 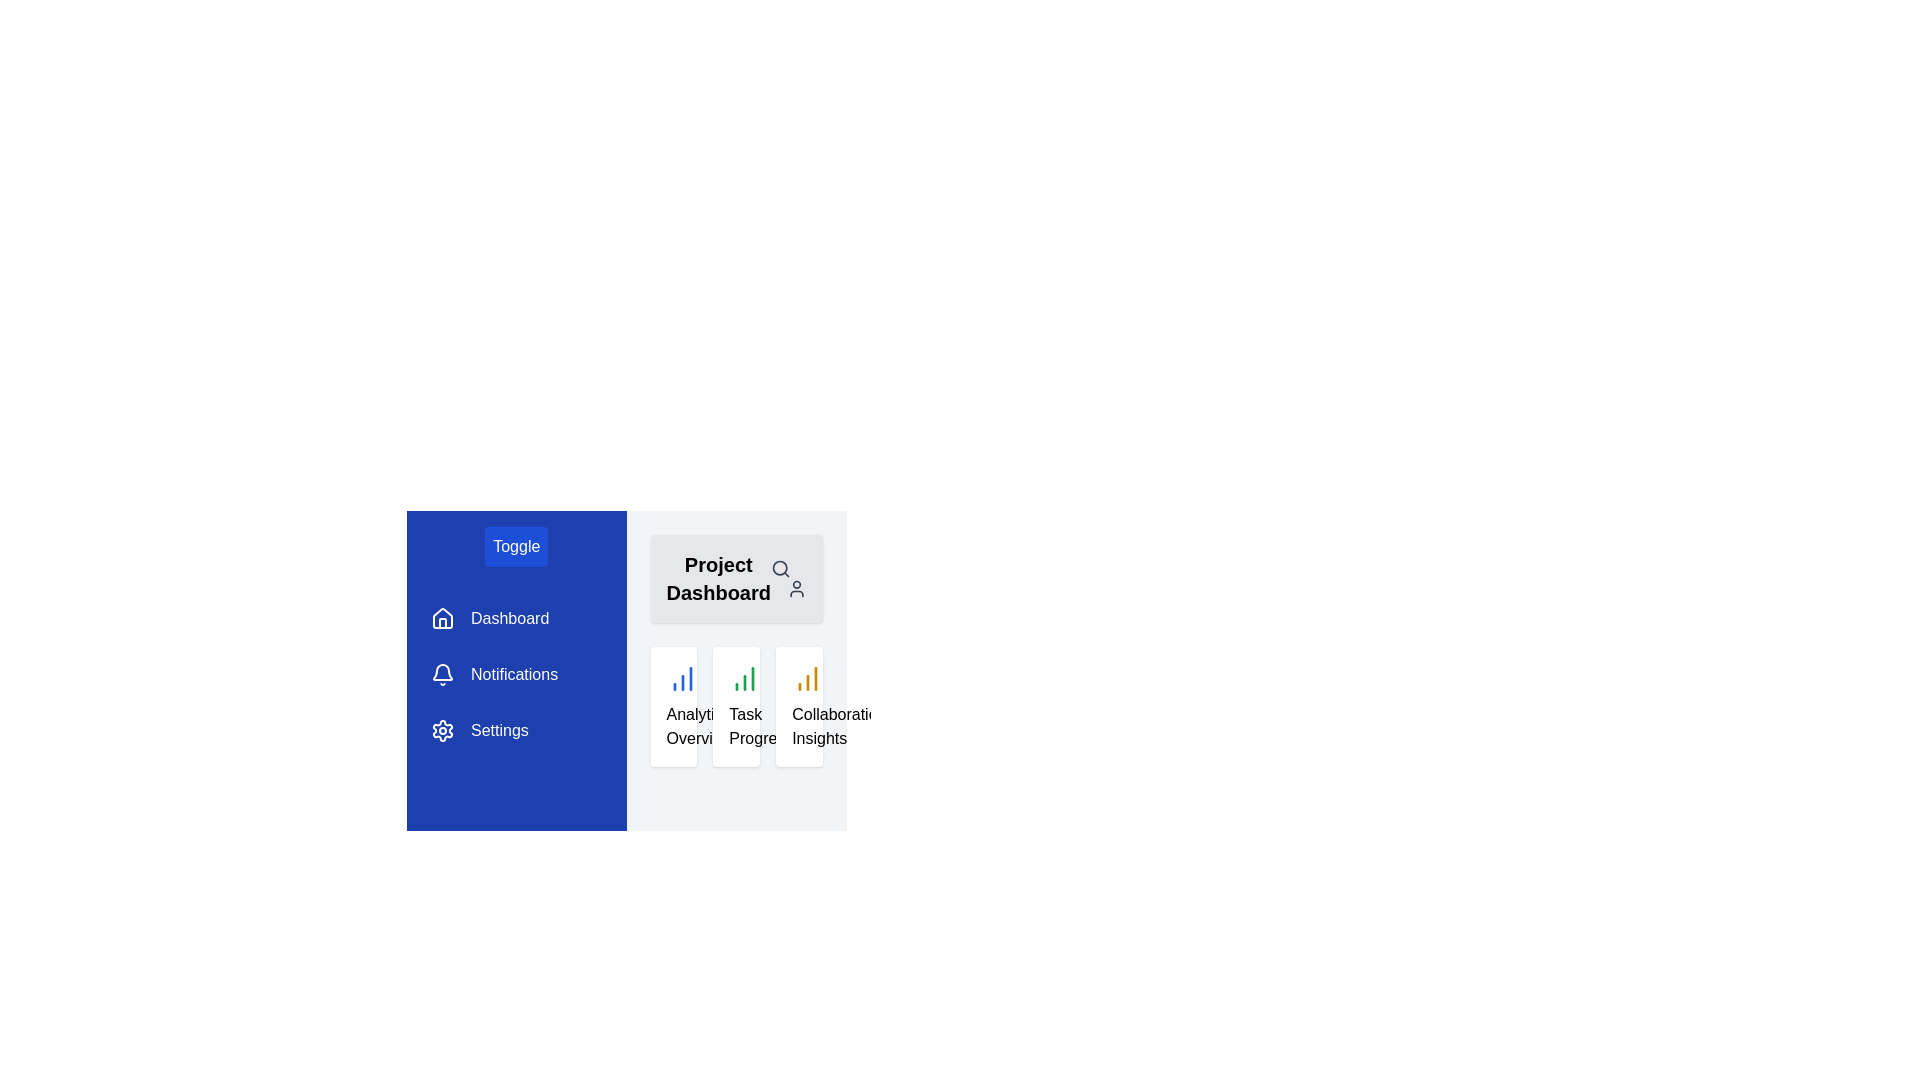 What do you see at coordinates (441, 617) in the screenshot?
I see `the house icon located in the left navigation menu, which is the first icon preceding the 'Dashboard' text` at bounding box center [441, 617].